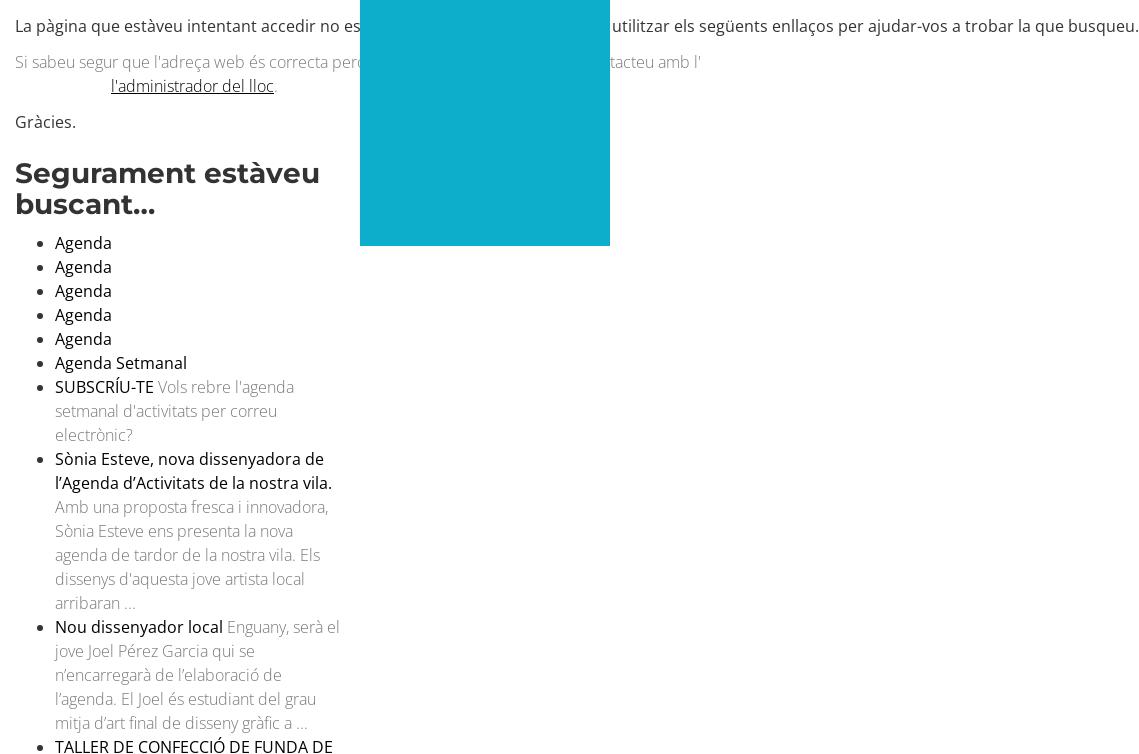 Image resolution: width=1139 pixels, height=754 pixels. I want to click on '.', so click(275, 84).